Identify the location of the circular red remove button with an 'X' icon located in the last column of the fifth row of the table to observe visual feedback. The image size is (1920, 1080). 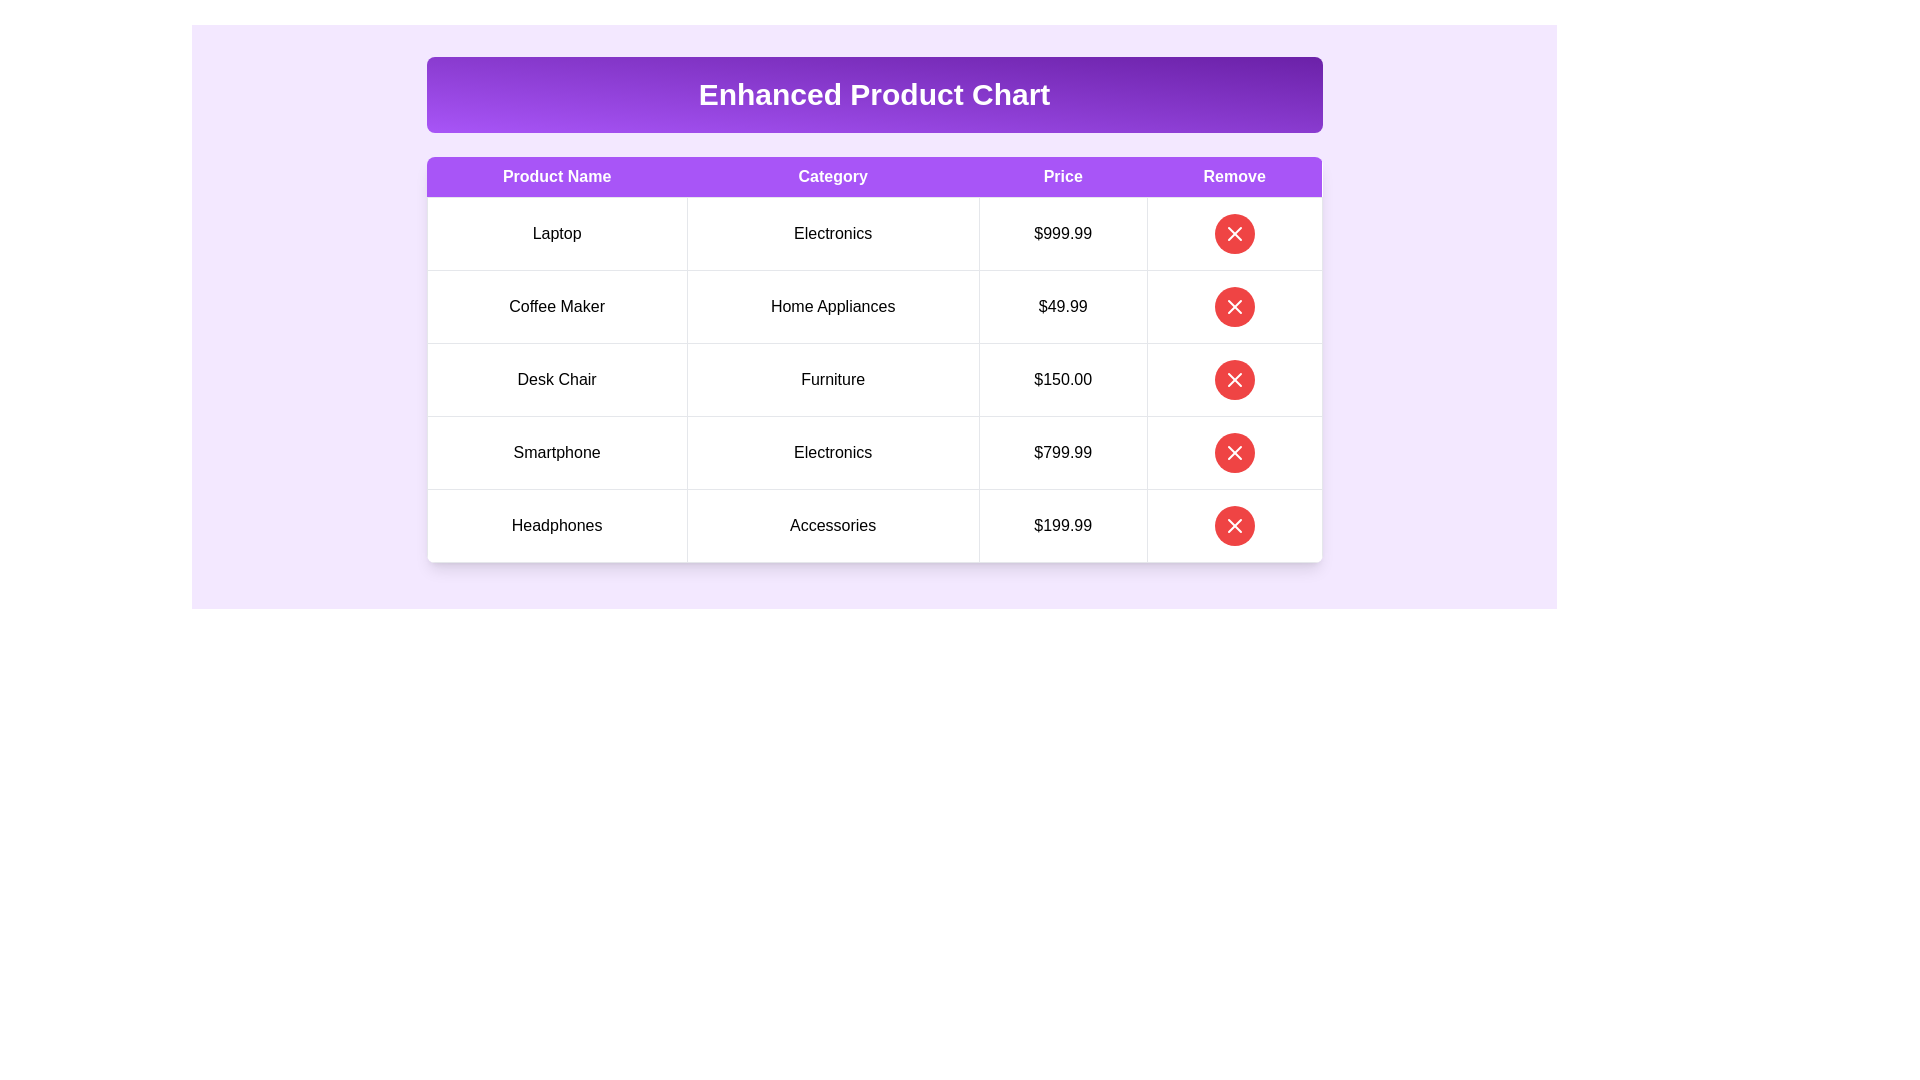
(1233, 524).